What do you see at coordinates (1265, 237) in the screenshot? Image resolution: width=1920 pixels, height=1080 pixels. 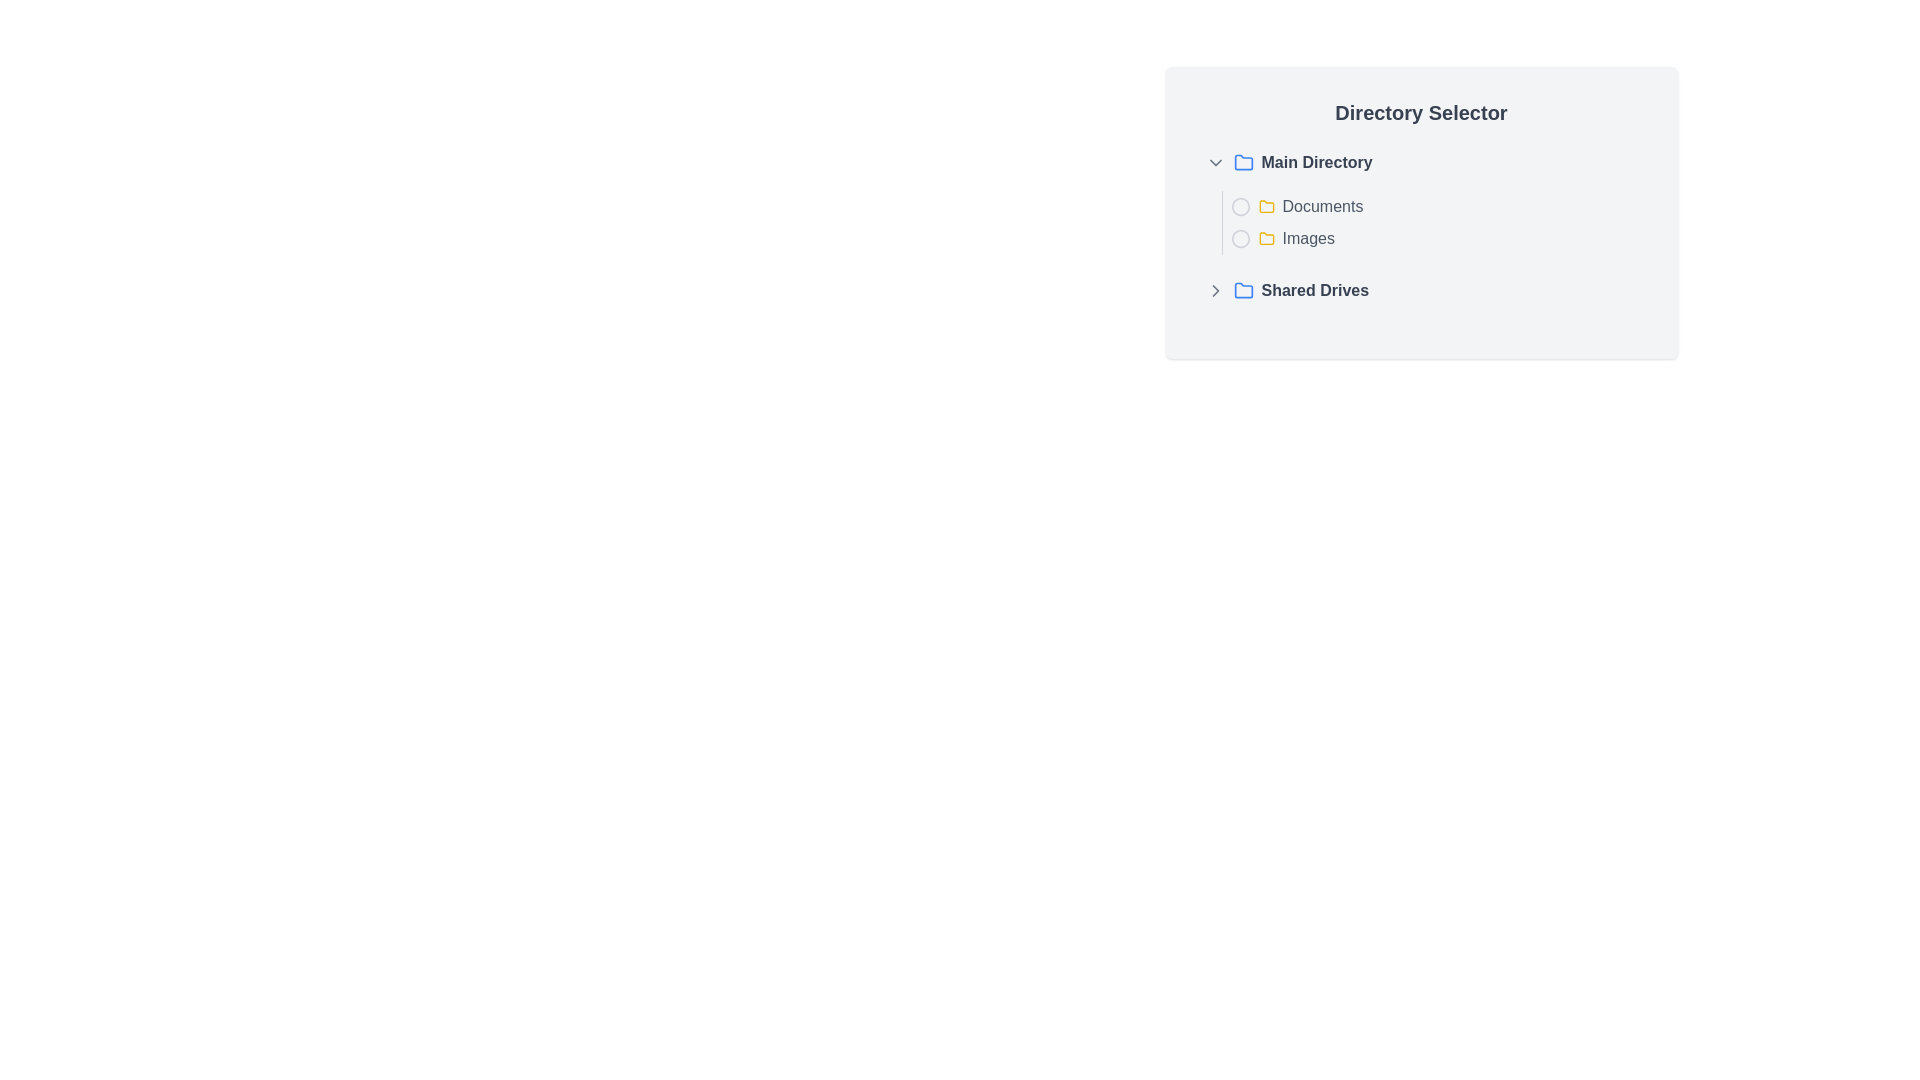 I see `the yellow folder icon located in the 'Directory Selector' interface` at bounding box center [1265, 237].